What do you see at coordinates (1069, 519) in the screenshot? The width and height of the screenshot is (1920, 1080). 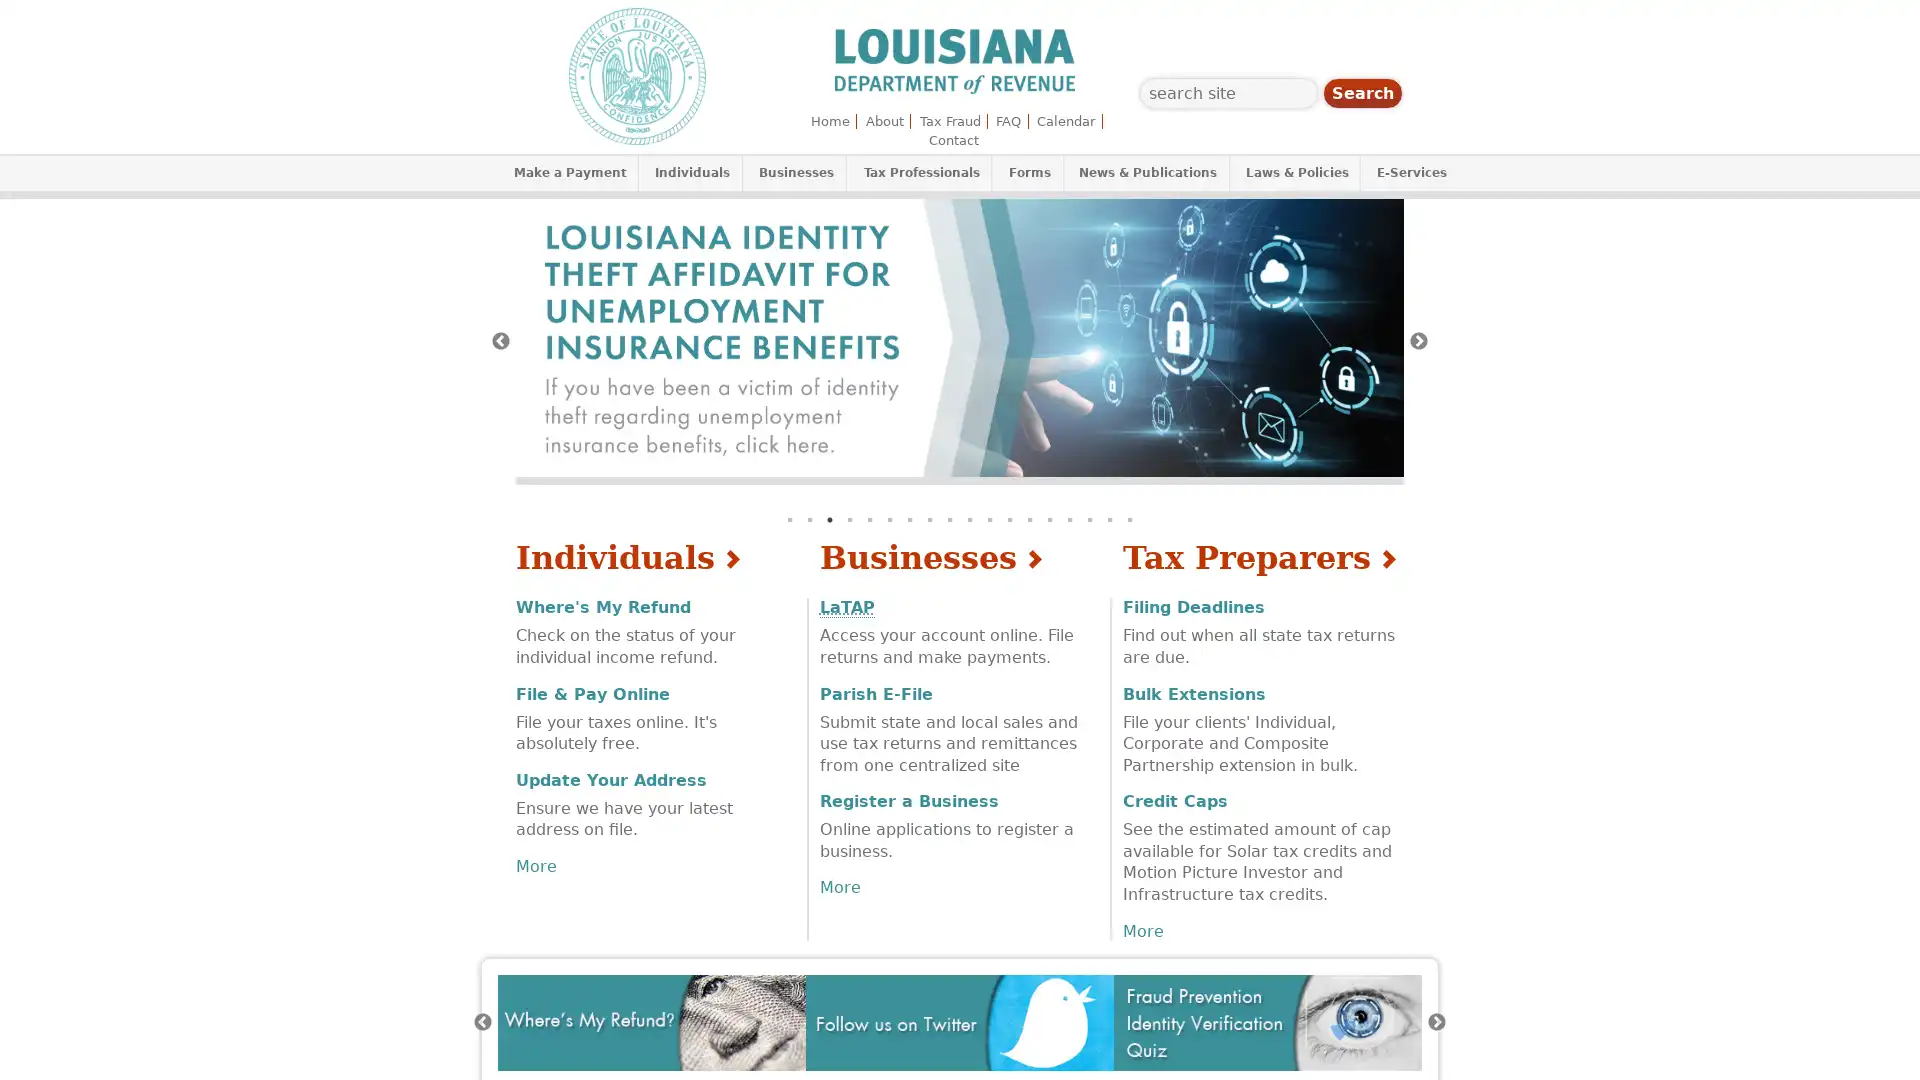 I see `15` at bounding box center [1069, 519].